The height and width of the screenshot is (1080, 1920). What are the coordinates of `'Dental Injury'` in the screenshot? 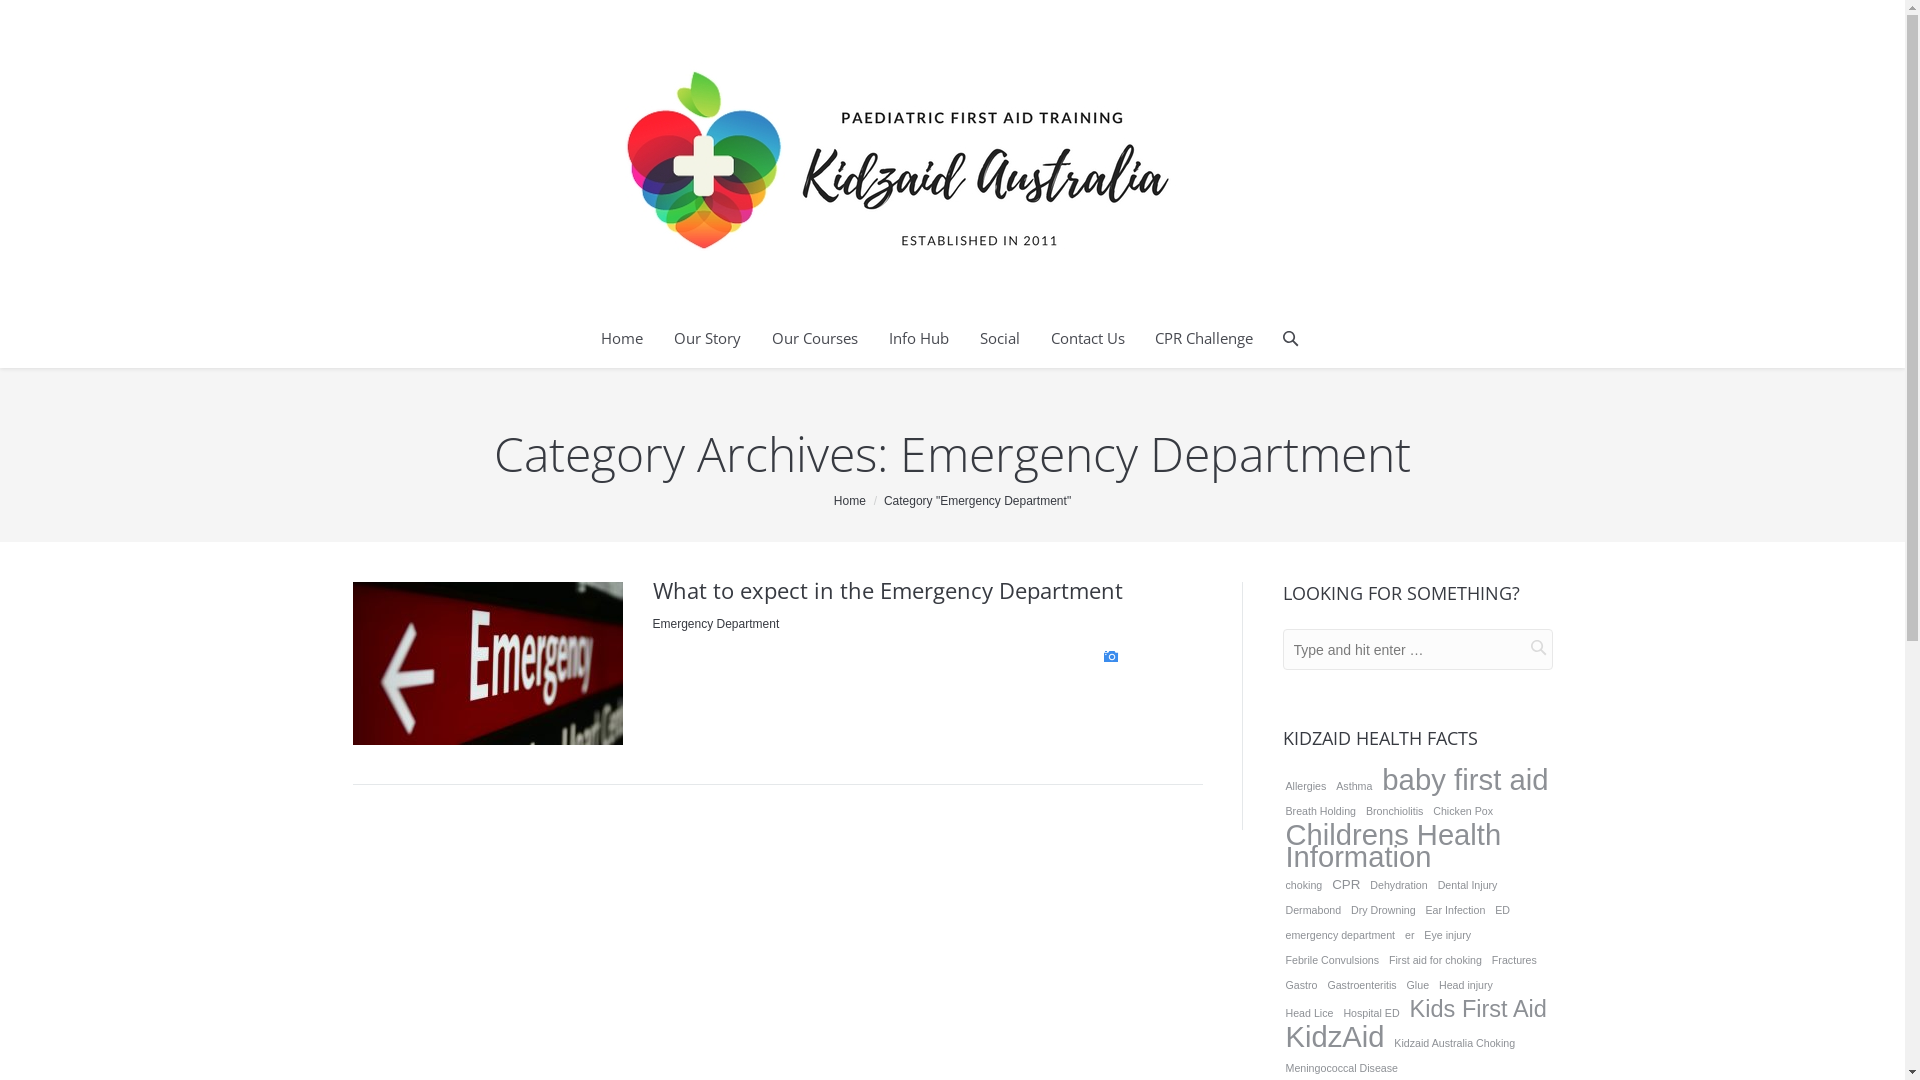 It's located at (1468, 883).